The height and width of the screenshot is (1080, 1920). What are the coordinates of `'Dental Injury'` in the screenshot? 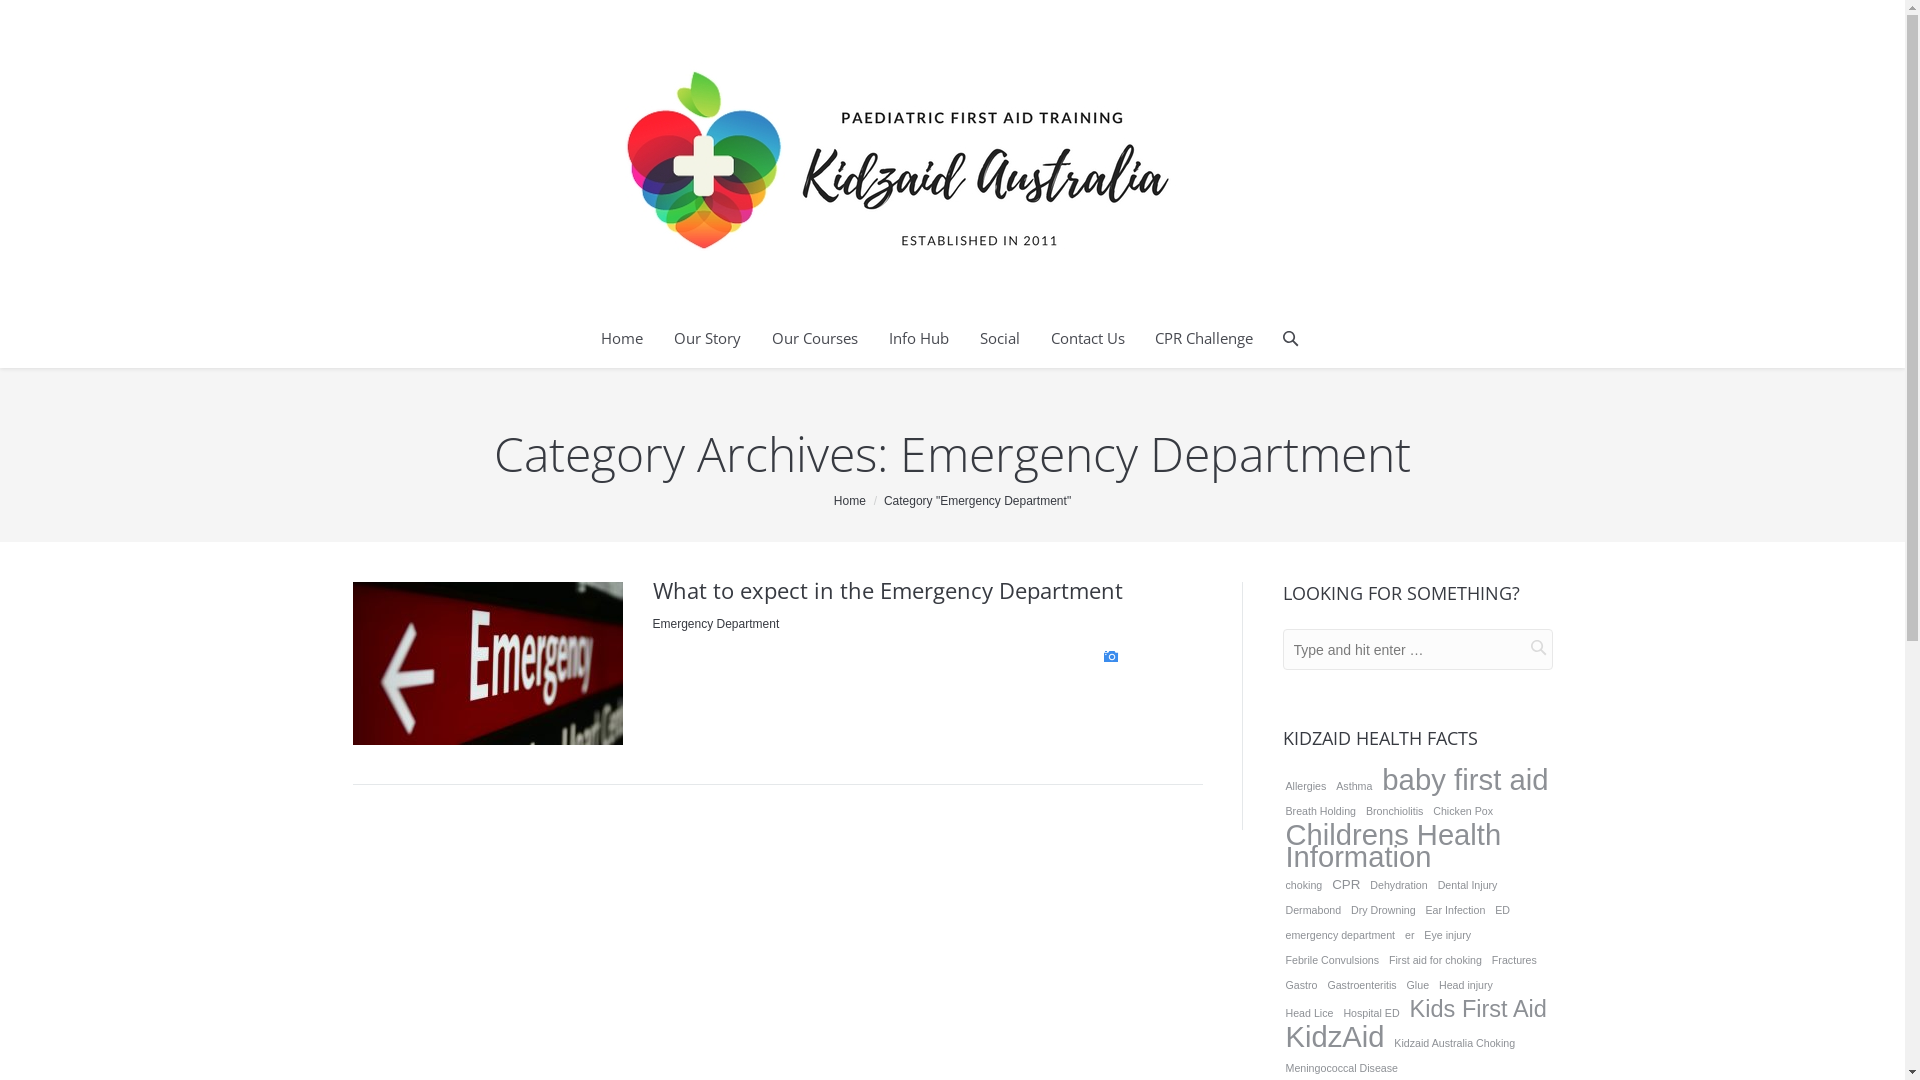 It's located at (1468, 883).